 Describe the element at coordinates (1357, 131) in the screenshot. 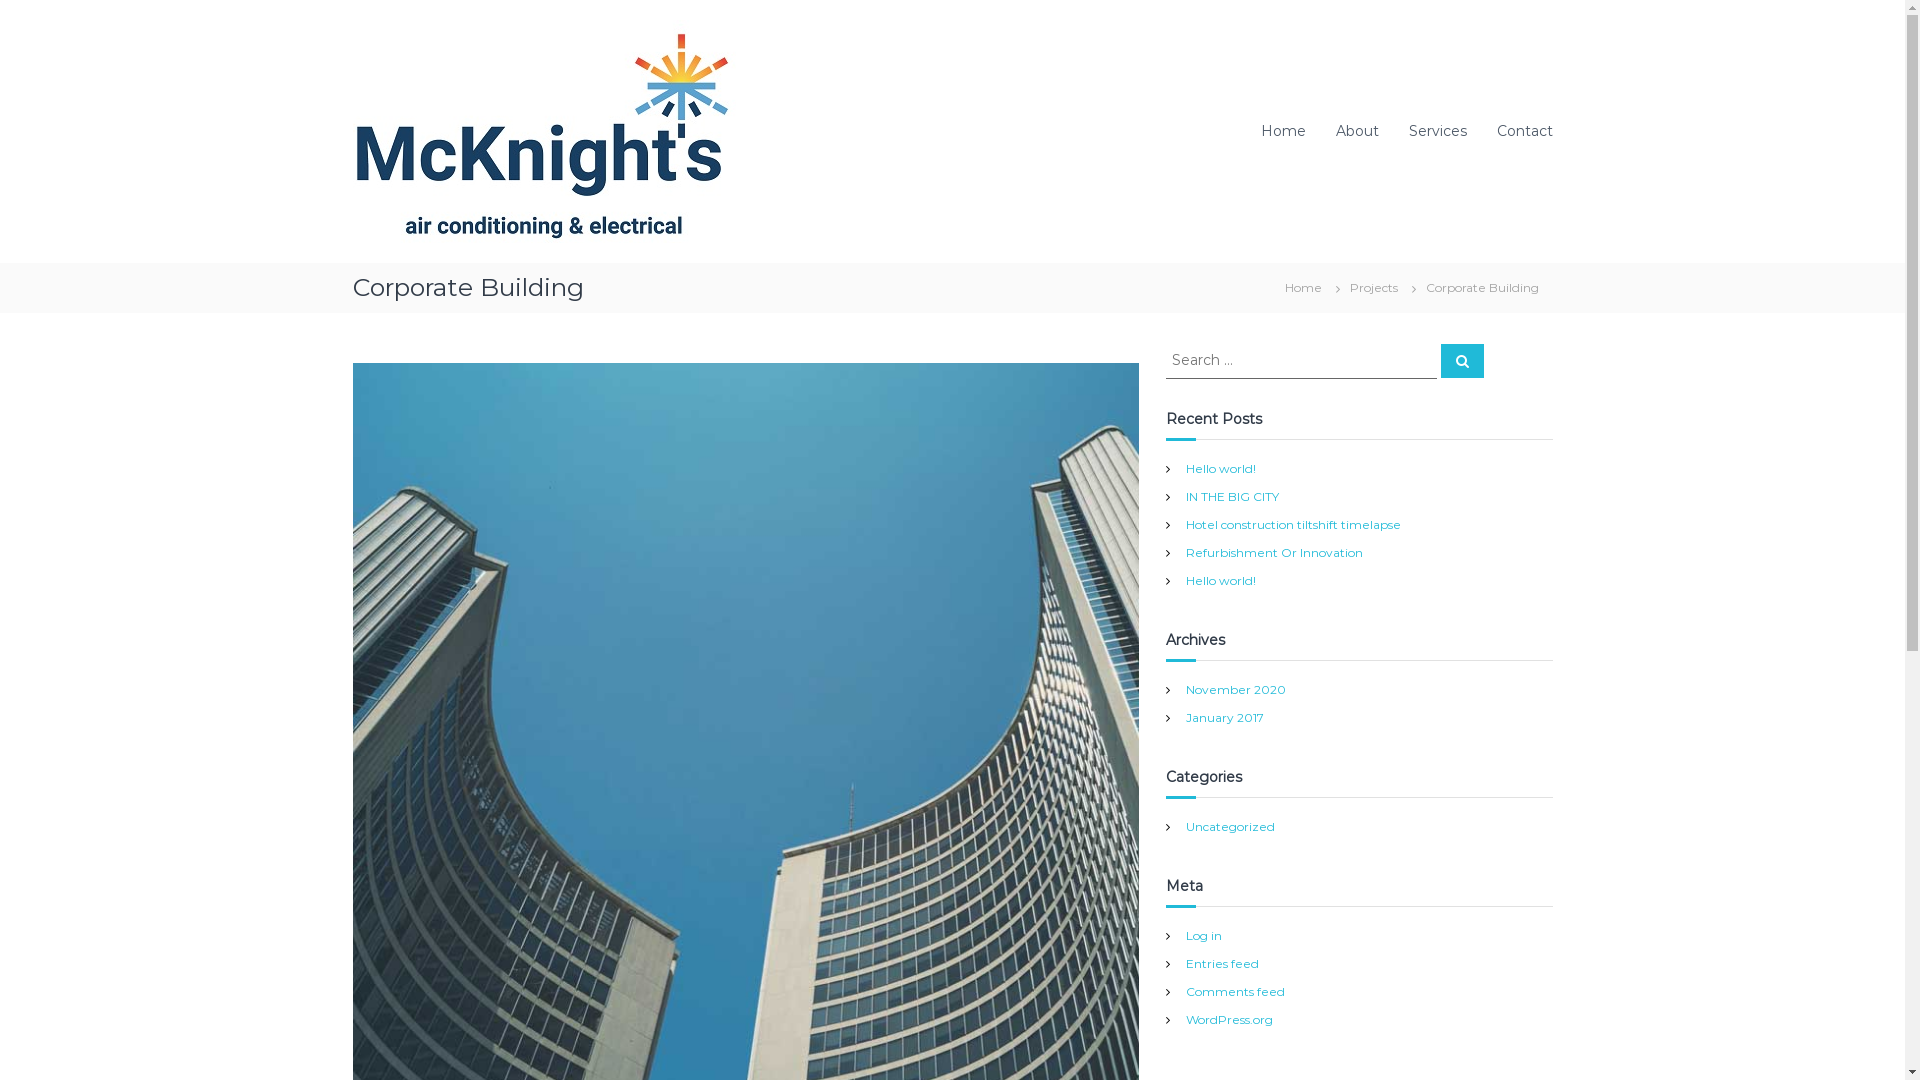

I see `'About'` at that location.